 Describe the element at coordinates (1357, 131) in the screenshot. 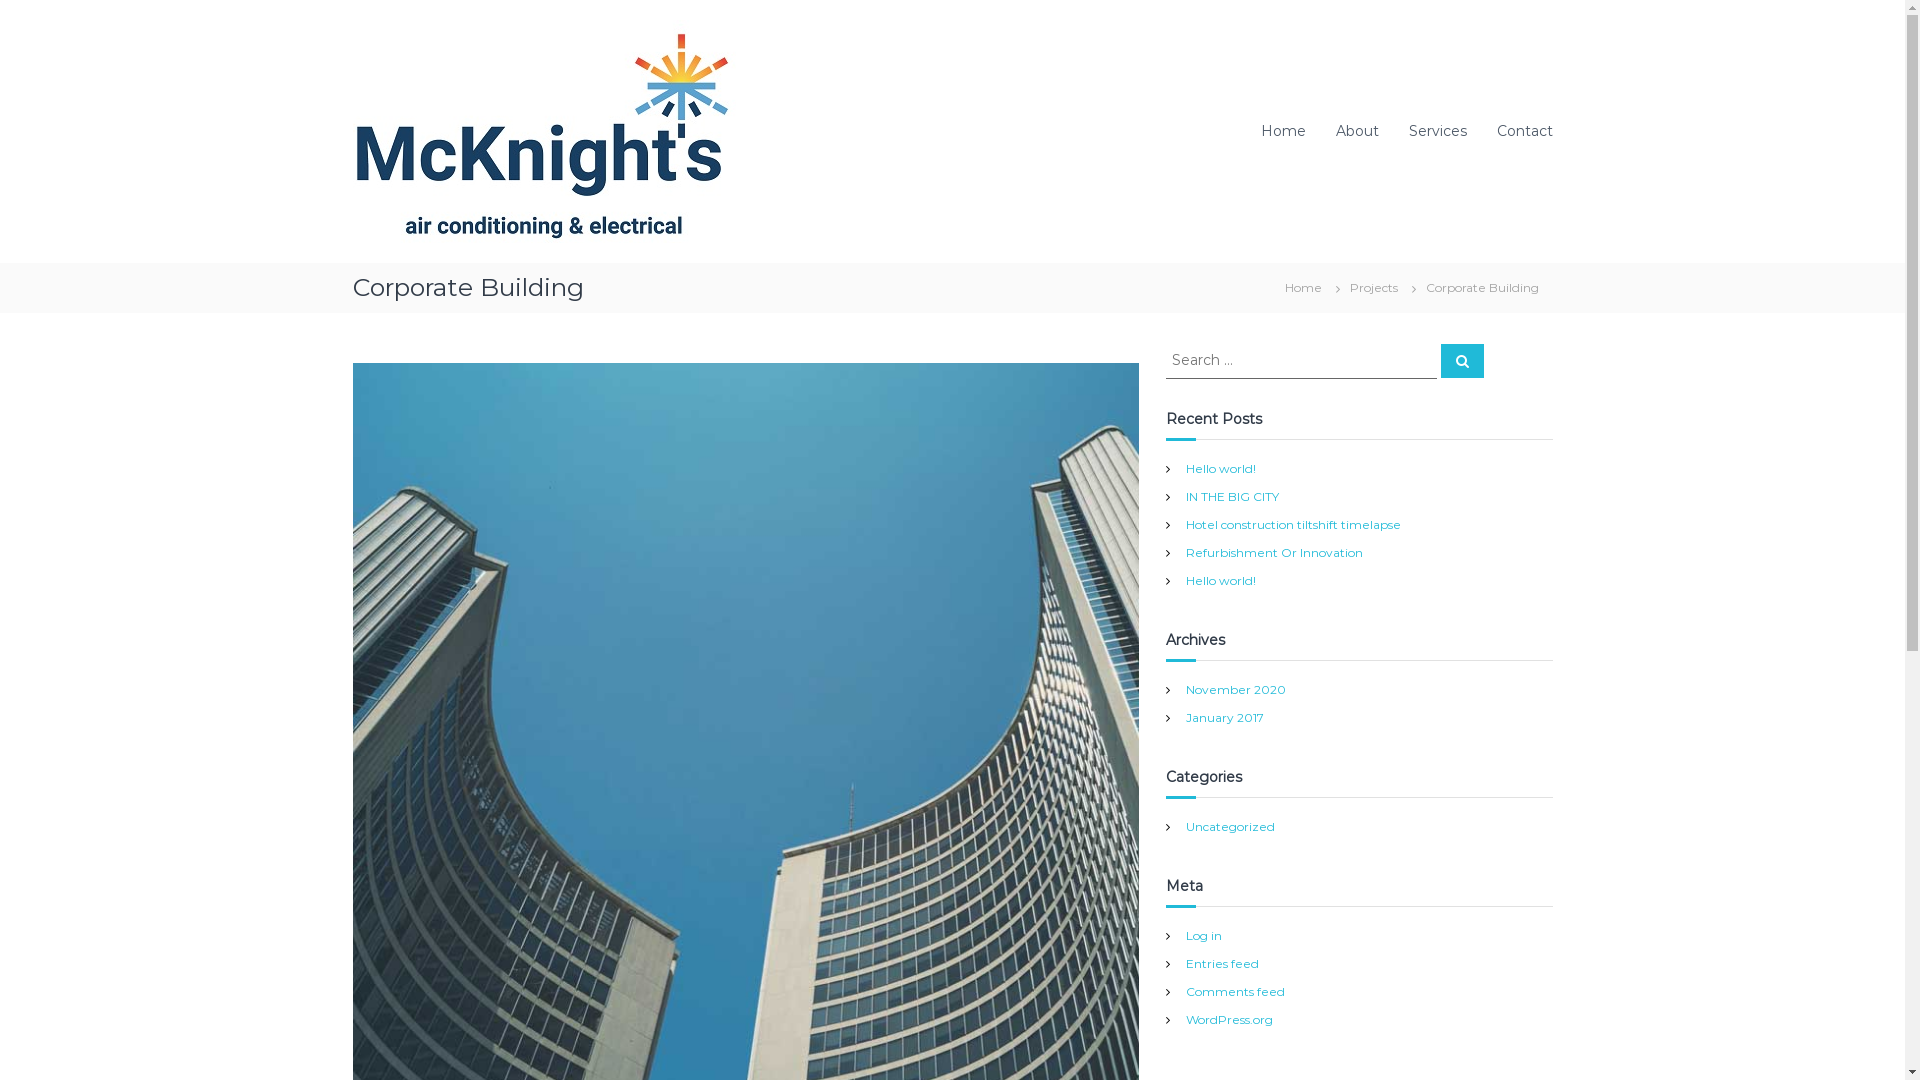

I see `'About'` at that location.